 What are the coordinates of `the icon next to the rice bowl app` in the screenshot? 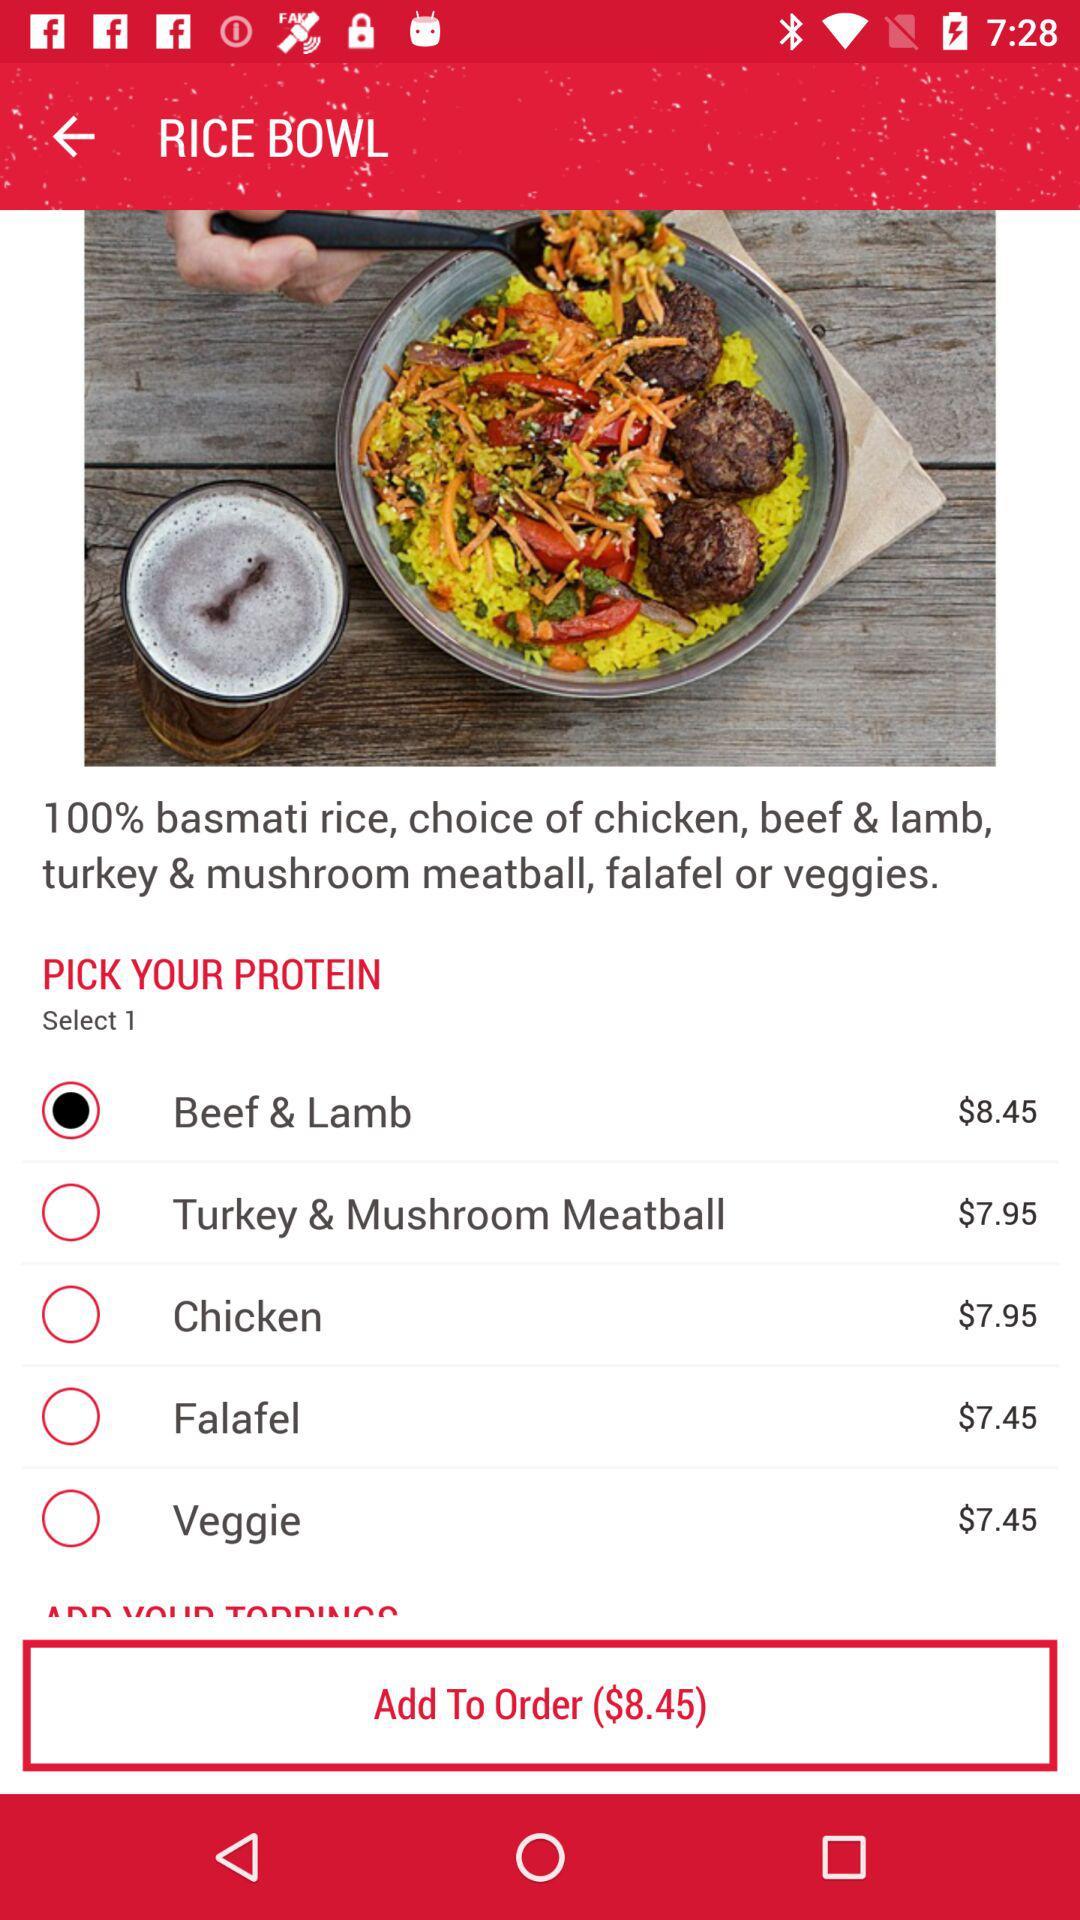 It's located at (72, 135).